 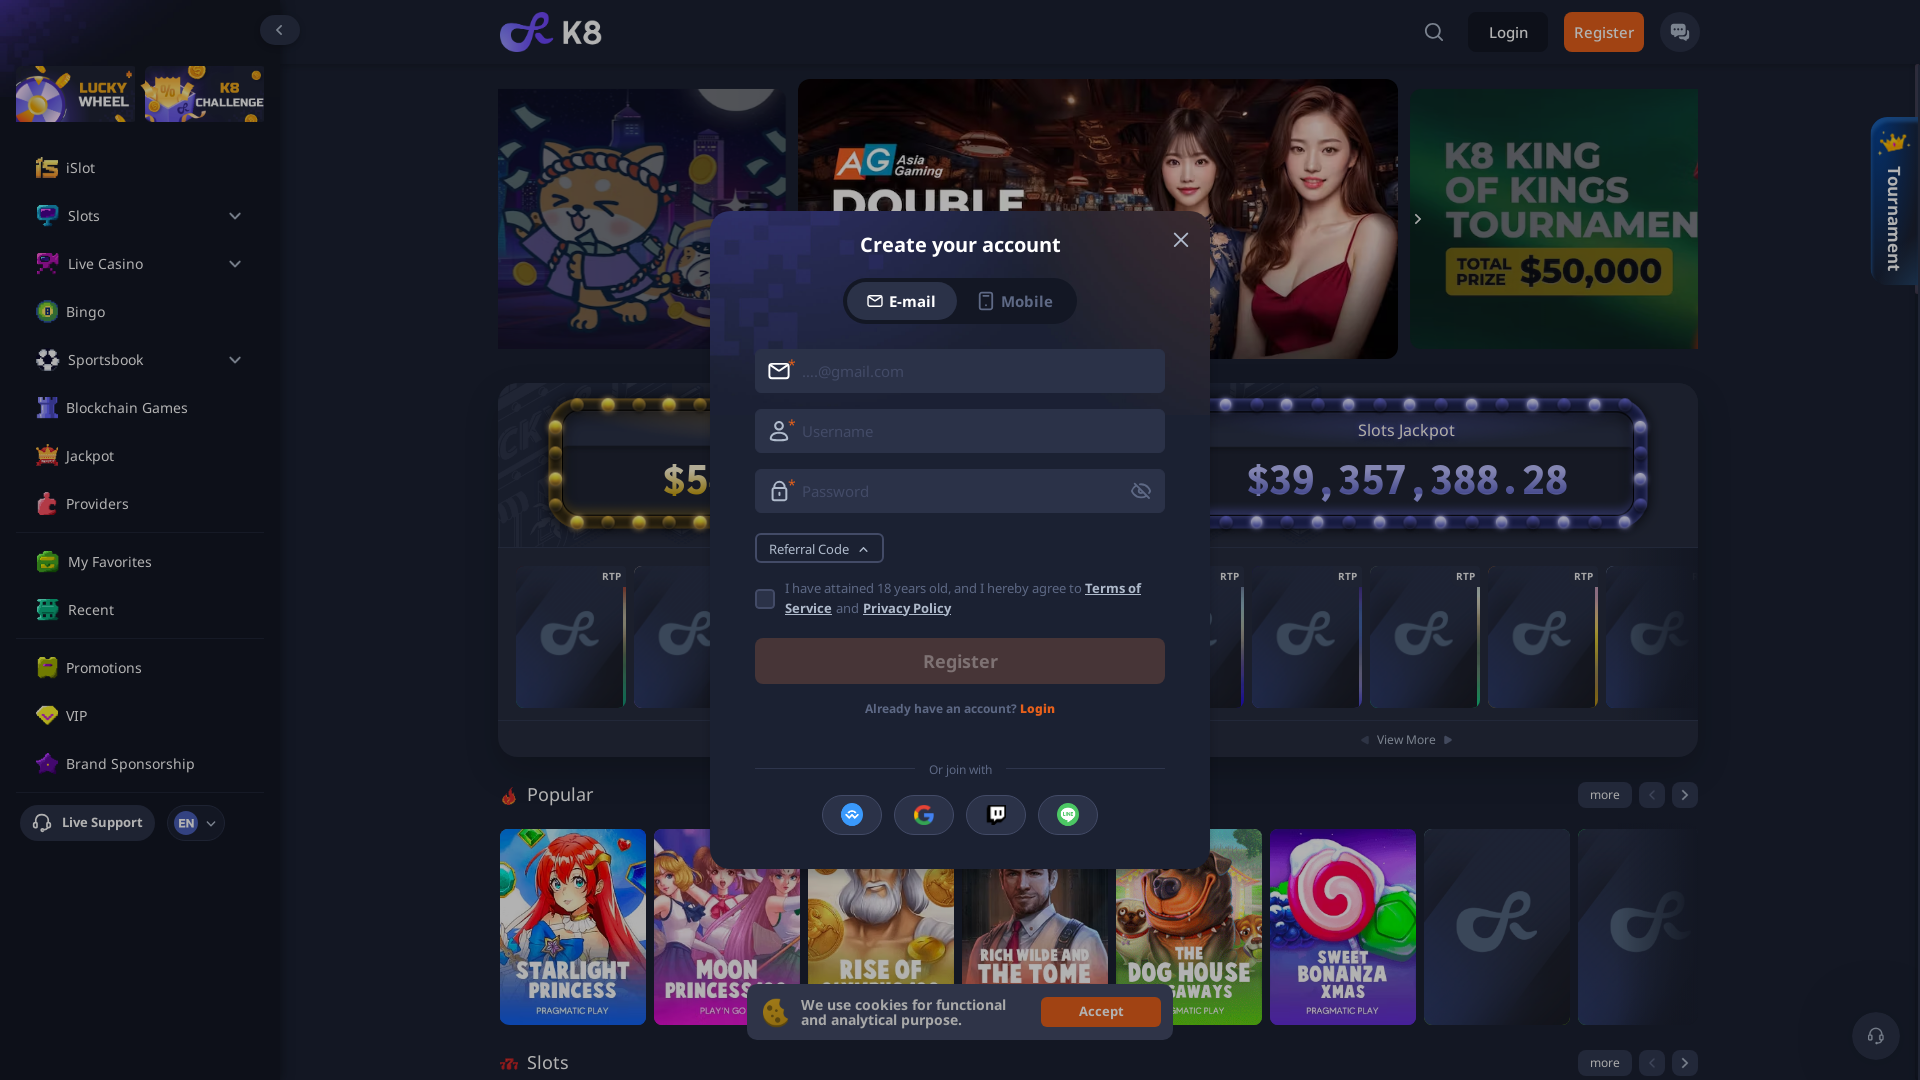 What do you see at coordinates (1497, 926) in the screenshot?
I see `'Drop'EM'` at bounding box center [1497, 926].